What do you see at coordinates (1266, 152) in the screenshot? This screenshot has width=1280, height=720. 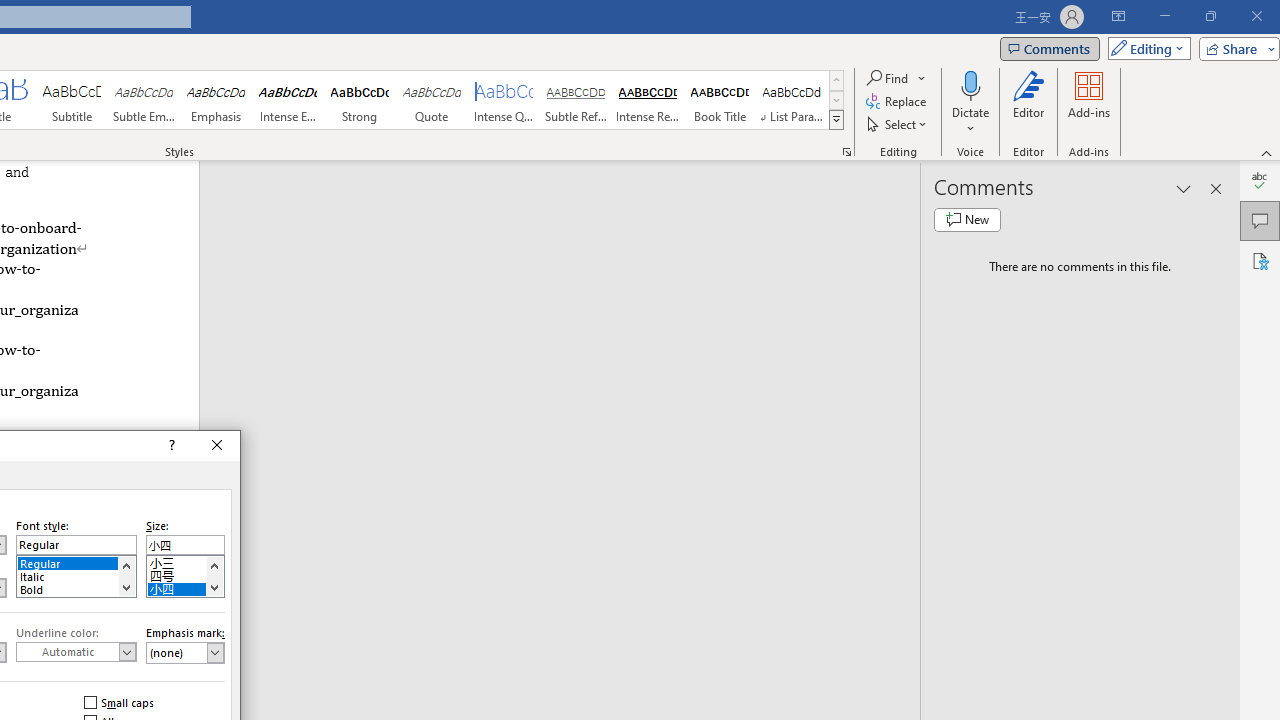 I see `'Collapse the Ribbon'` at bounding box center [1266, 152].